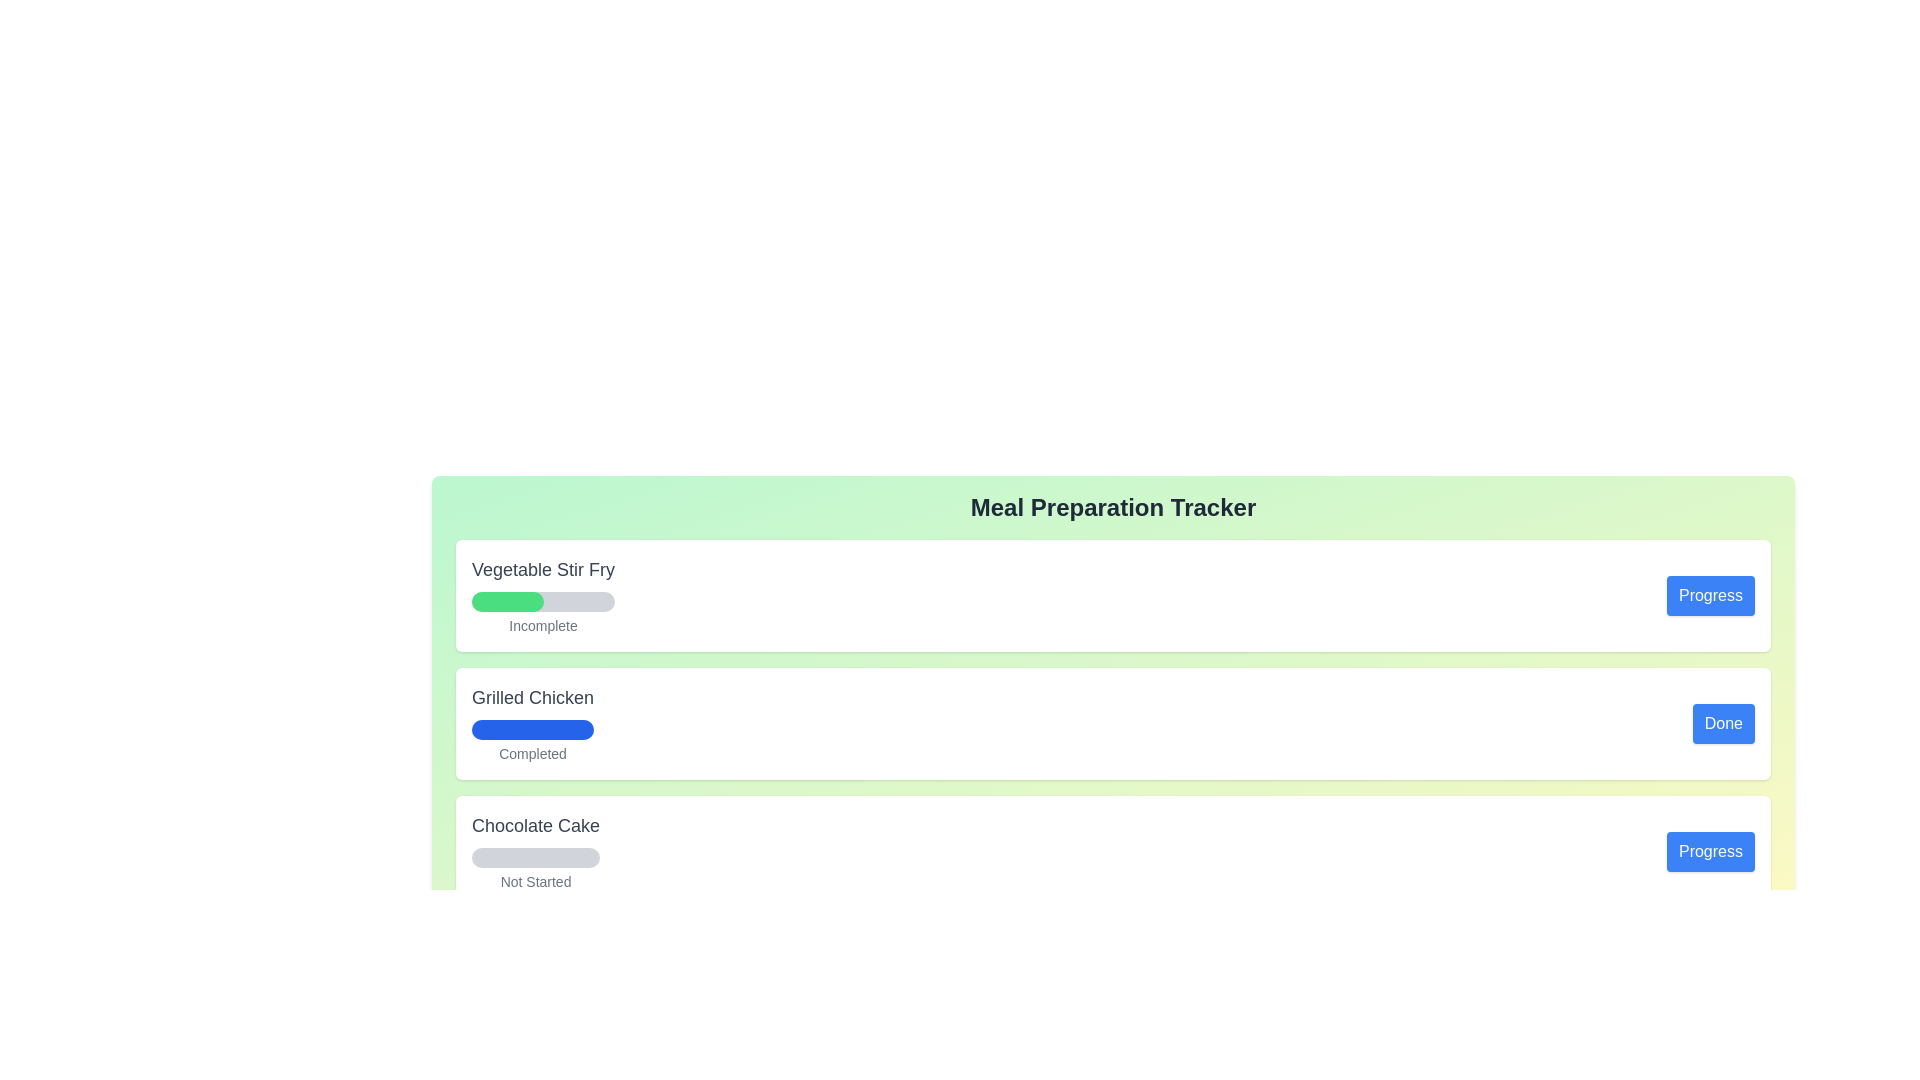 This screenshot has height=1080, width=1920. Describe the element at coordinates (536, 881) in the screenshot. I see `the status indicator text label that shows the current progress state ('Not Started') for the task related to 'Chocolate Cake', positioned at the bottom of the card` at that location.